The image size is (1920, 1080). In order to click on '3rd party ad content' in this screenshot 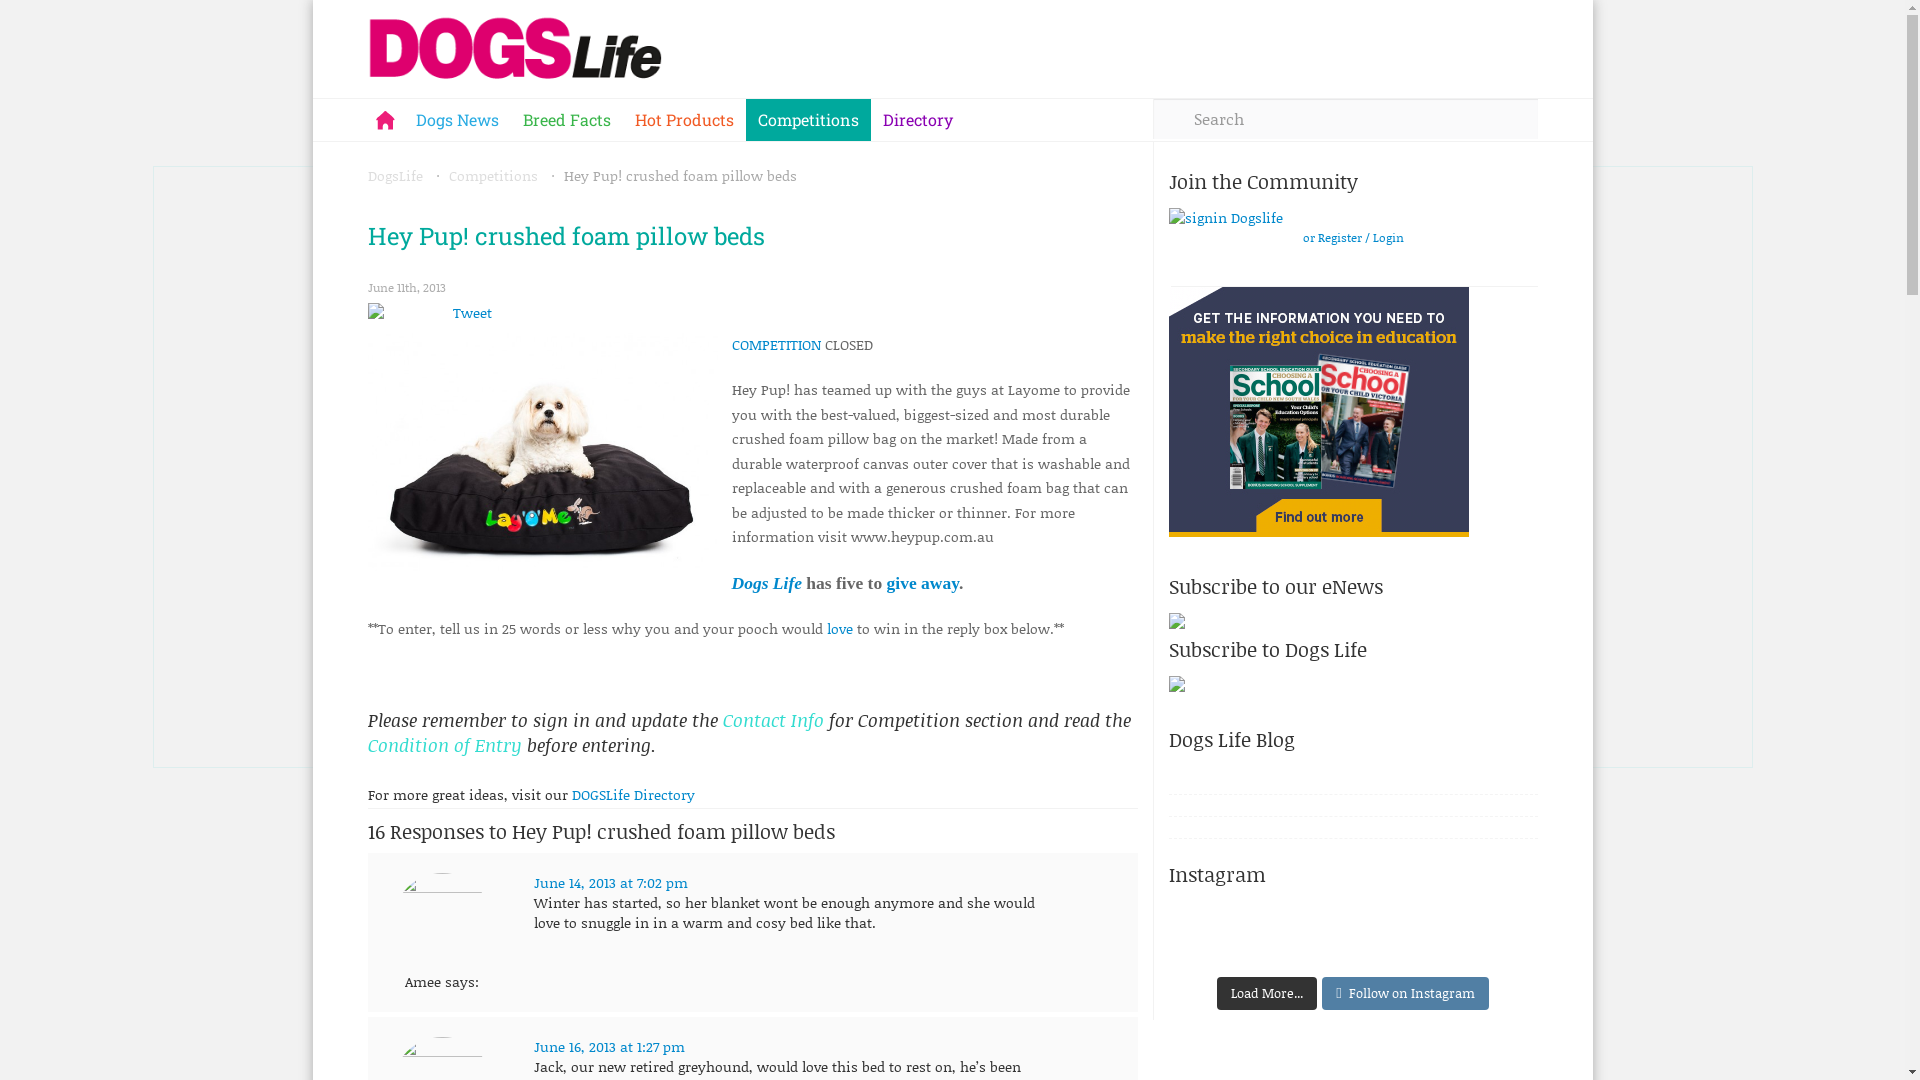, I will do `click(1318, 411)`.